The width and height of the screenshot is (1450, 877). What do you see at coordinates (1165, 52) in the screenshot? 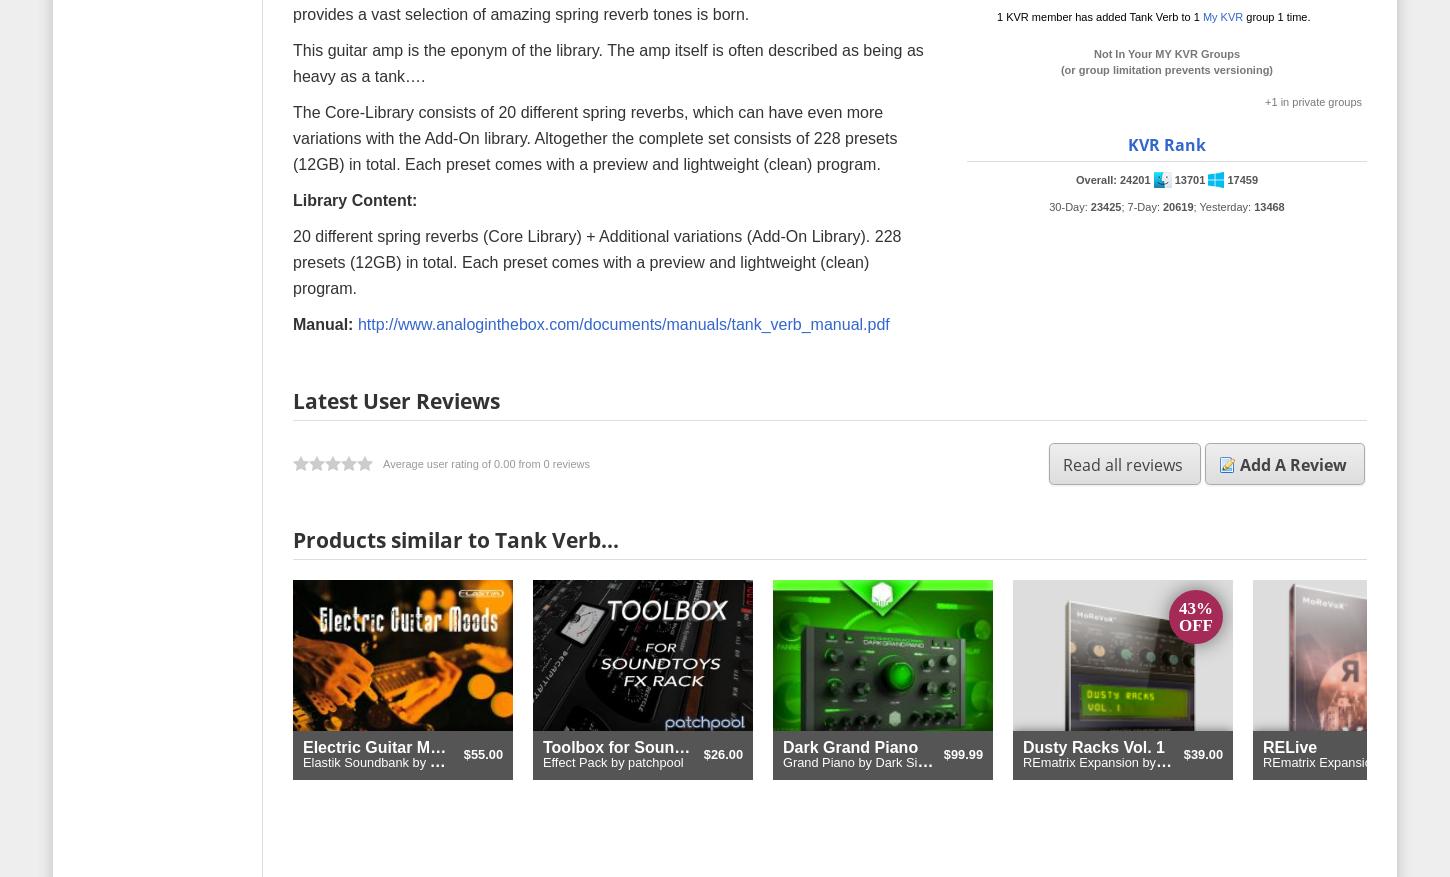
I see `'Not In Your MY KVR Groups'` at bounding box center [1165, 52].